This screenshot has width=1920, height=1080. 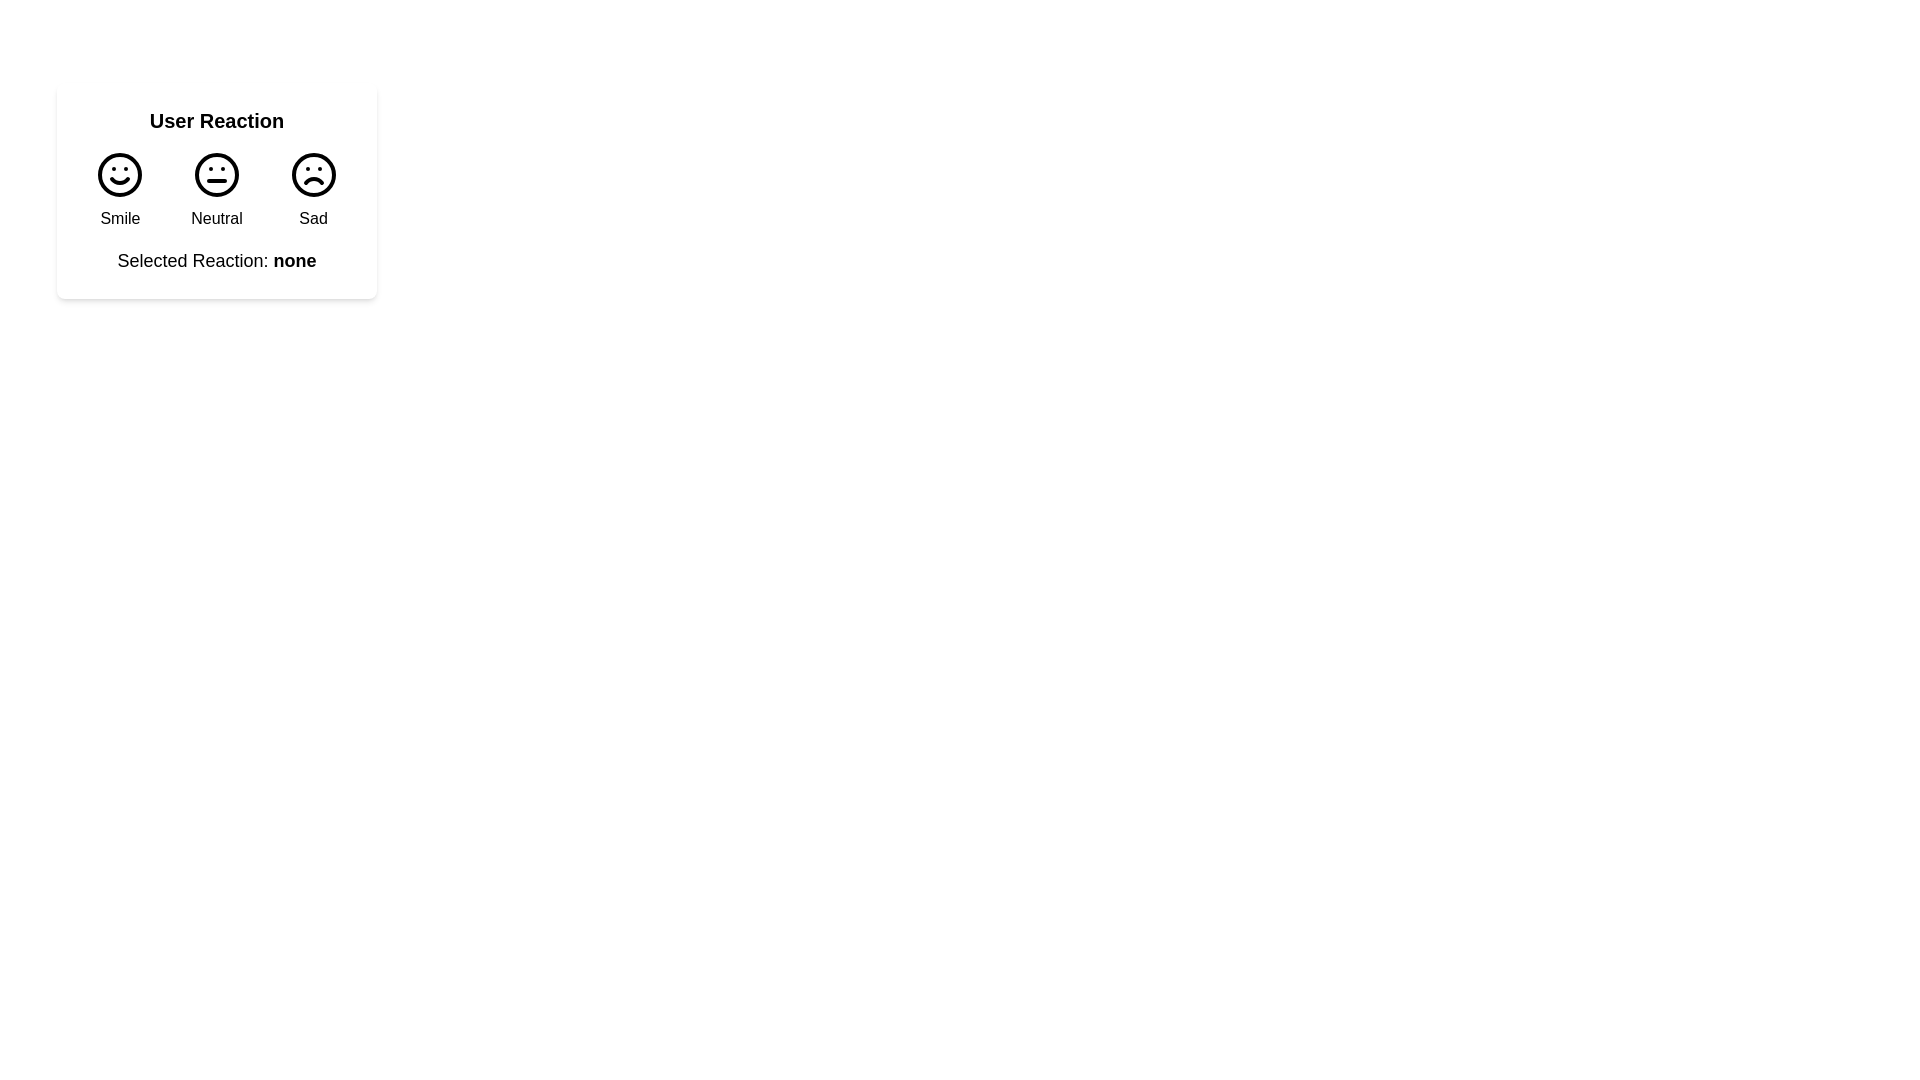 What do you see at coordinates (216, 191) in the screenshot?
I see `the Interactive UI group for selecting reactions, which includes 'Smile', 'Neutral', and 'Sad' options` at bounding box center [216, 191].